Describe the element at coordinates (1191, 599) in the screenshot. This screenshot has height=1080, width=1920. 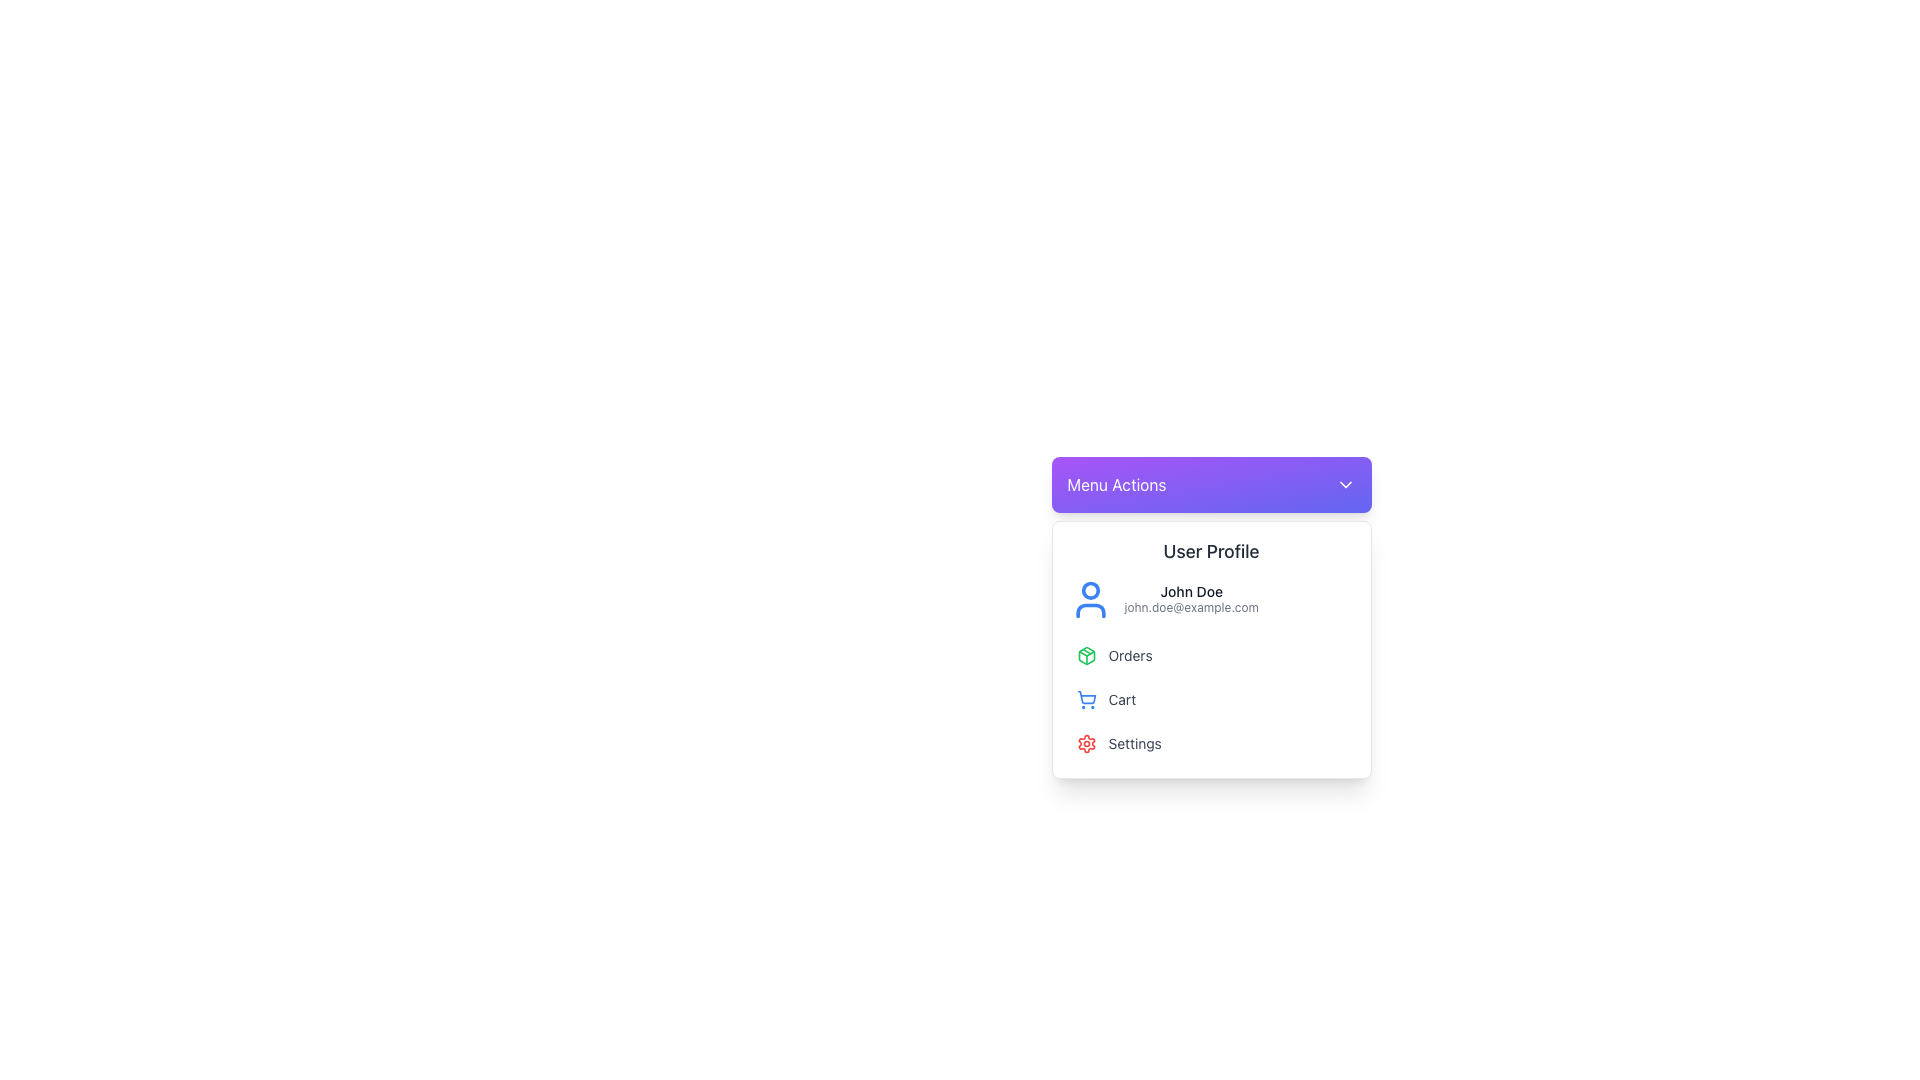
I see `the Text display area containing 'John Doe' and 'john.doe@example.com', which is positioned in the center of the white card under the title 'User Profile'` at that location.